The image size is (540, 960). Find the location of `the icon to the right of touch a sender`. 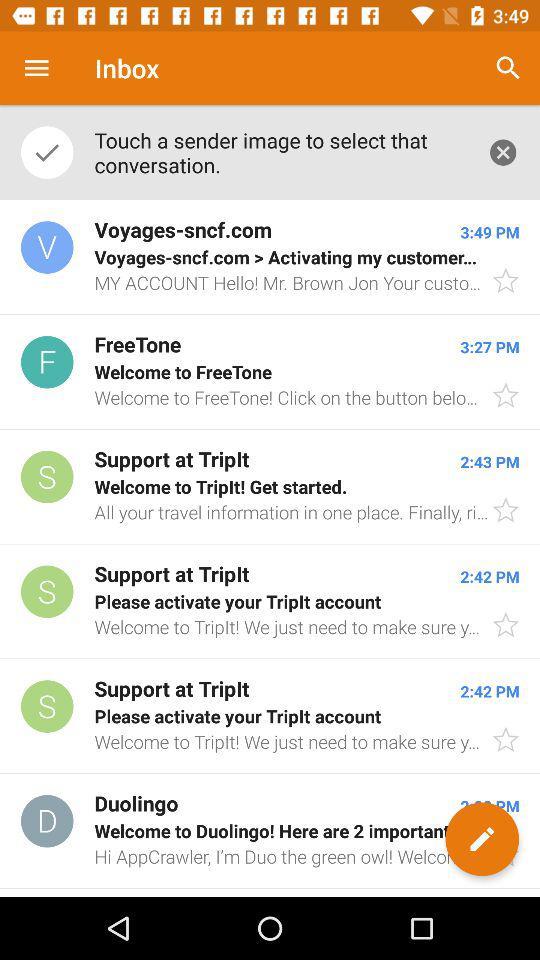

the icon to the right of touch a sender is located at coordinates (502, 151).